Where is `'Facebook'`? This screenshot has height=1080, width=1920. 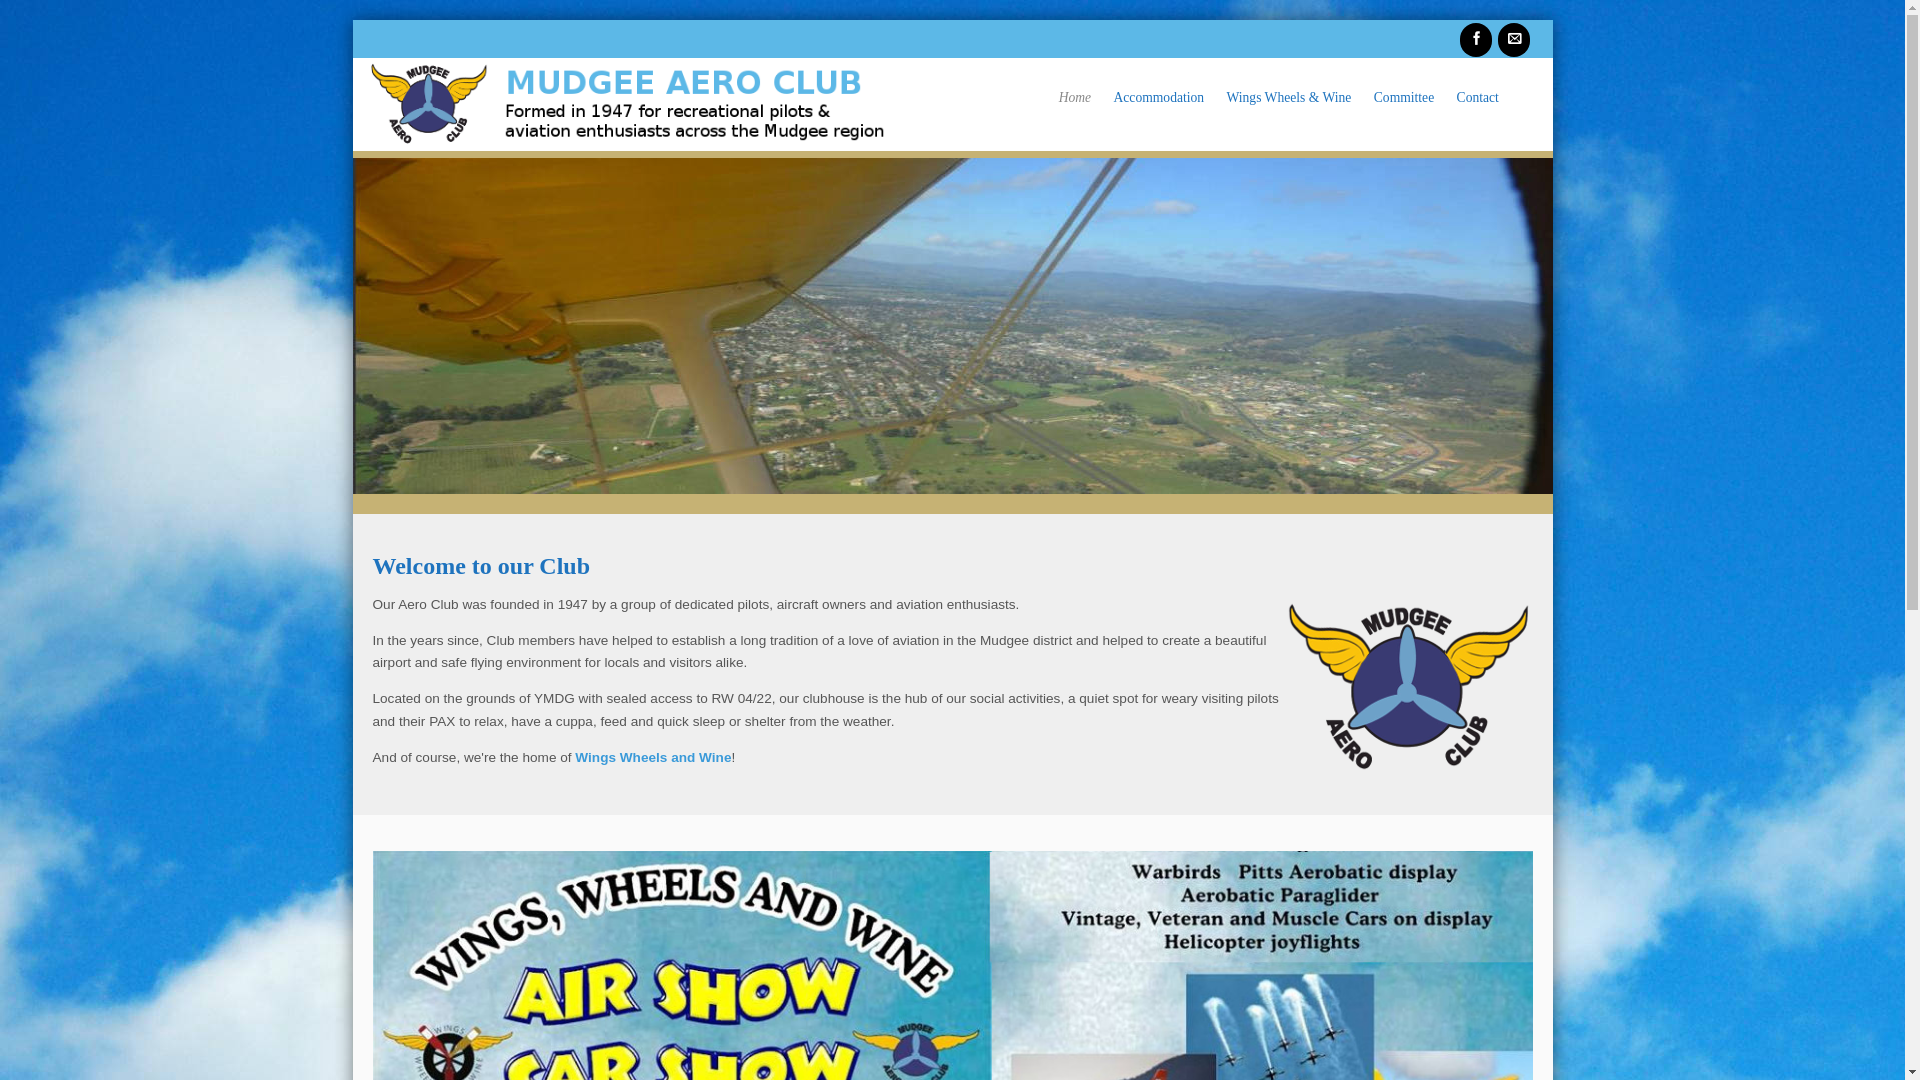 'Facebook' is located at coordinates (1476, 39).